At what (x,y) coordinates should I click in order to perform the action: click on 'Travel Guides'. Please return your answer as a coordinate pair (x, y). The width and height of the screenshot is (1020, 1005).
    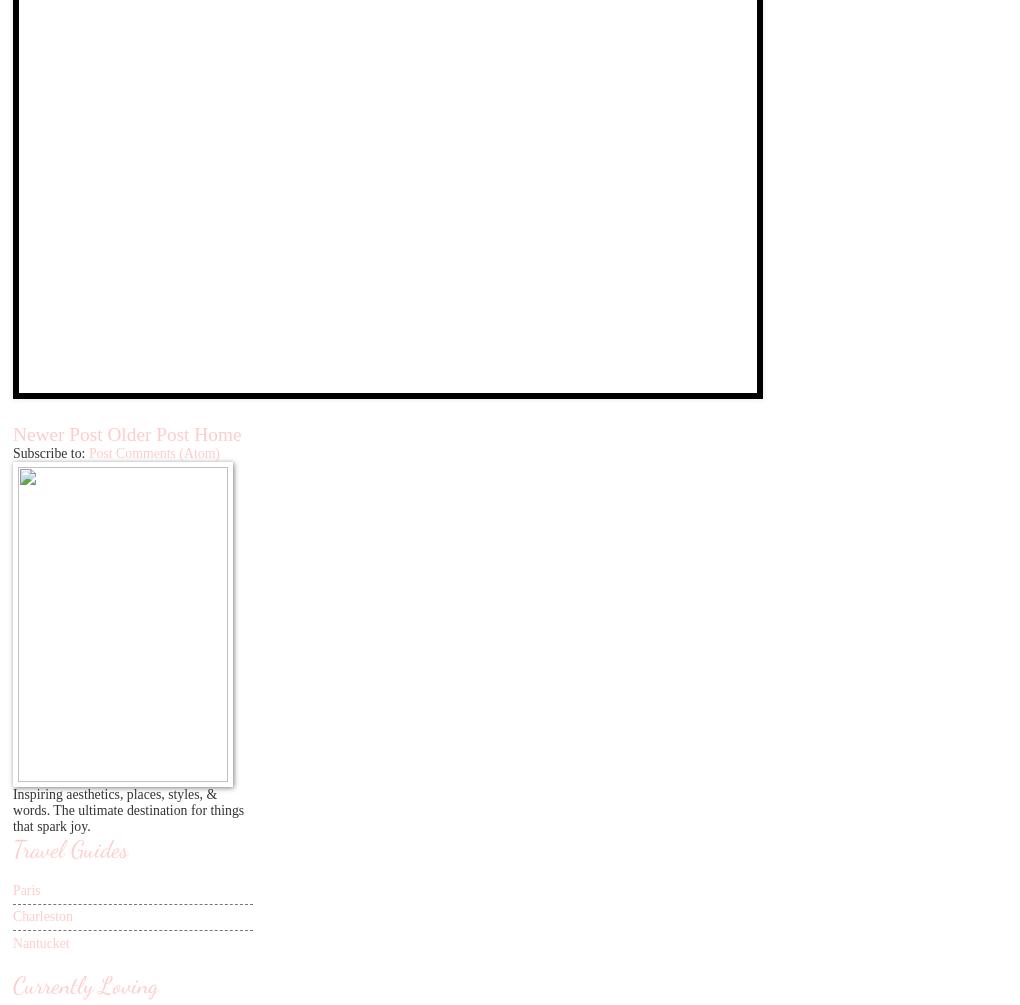
    Looking at the image, I should click on (70, 848).